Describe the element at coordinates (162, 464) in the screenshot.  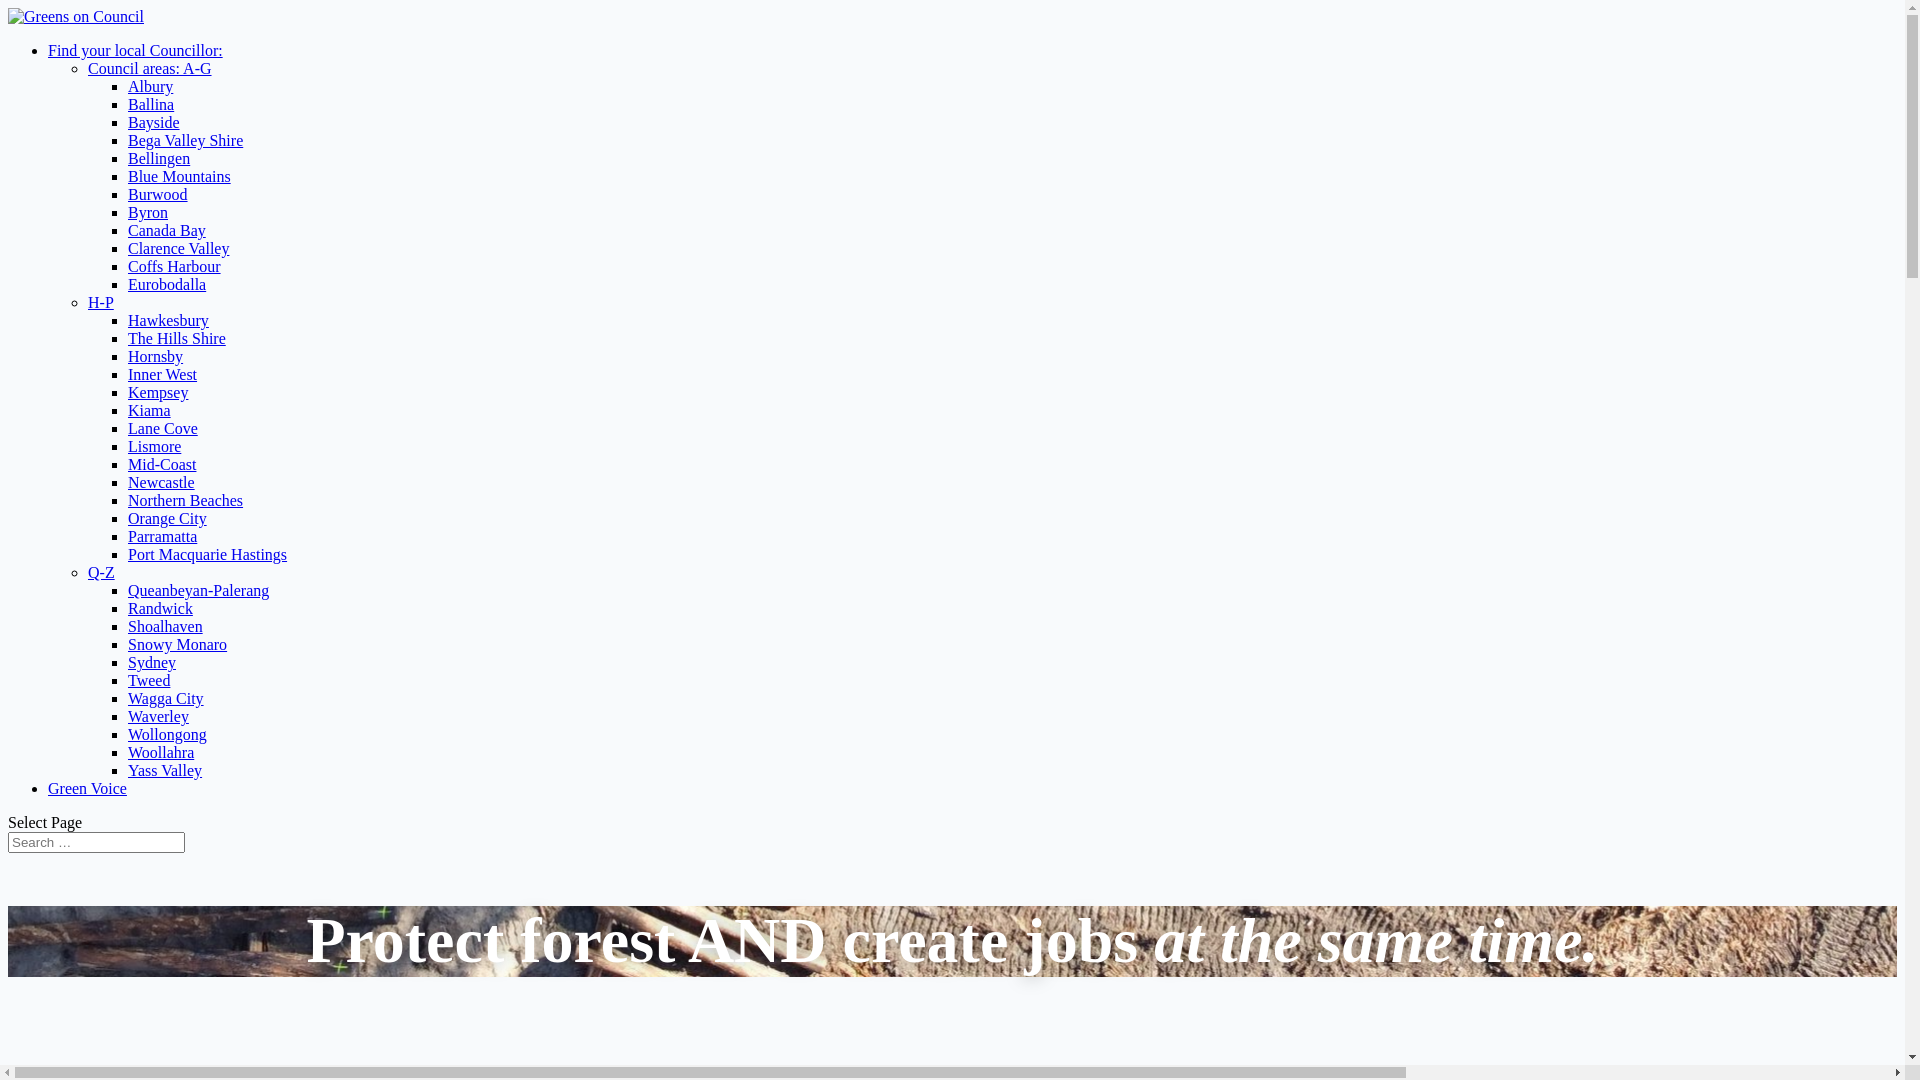
I see `'Mid-Coast'` at that location.